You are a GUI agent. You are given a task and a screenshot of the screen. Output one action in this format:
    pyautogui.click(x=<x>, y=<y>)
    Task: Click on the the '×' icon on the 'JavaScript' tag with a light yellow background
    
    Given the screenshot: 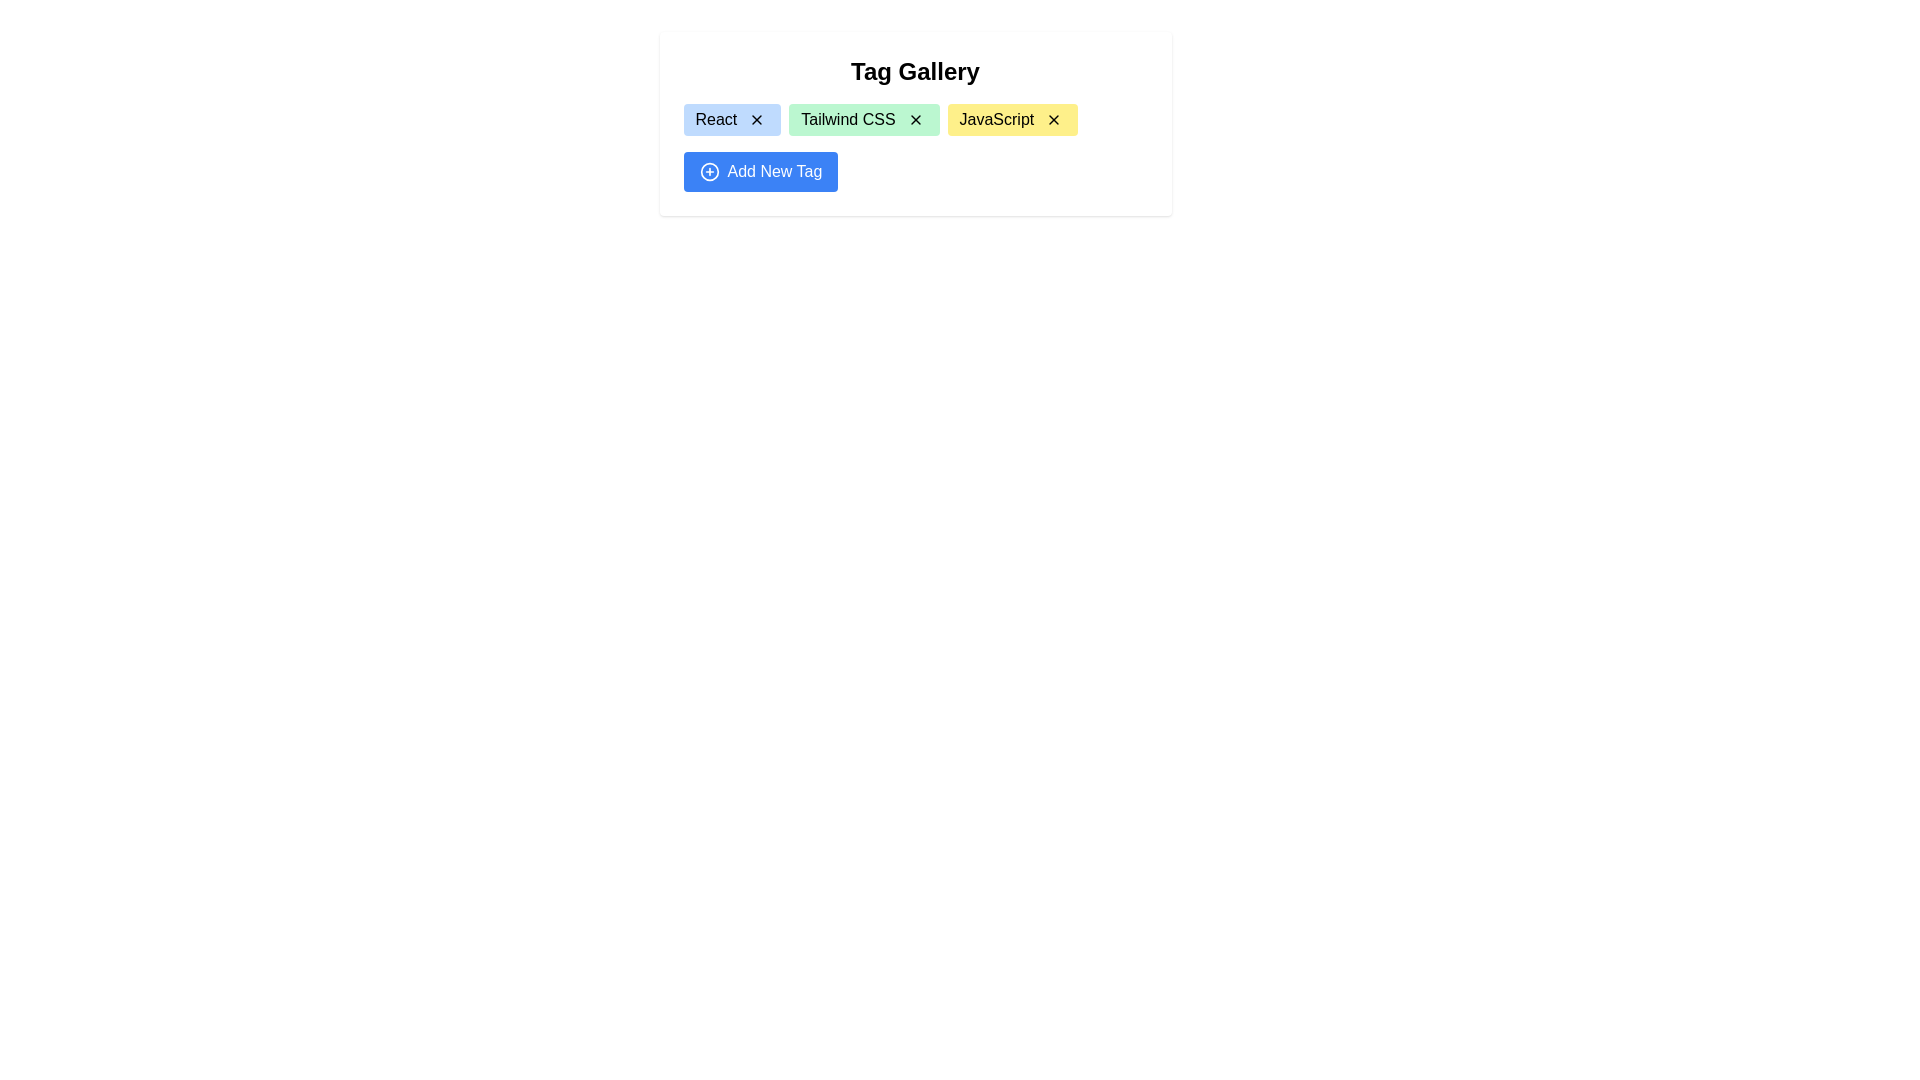 What is the action you would take?
    pyautogui.click(x=1012, y=119)
    